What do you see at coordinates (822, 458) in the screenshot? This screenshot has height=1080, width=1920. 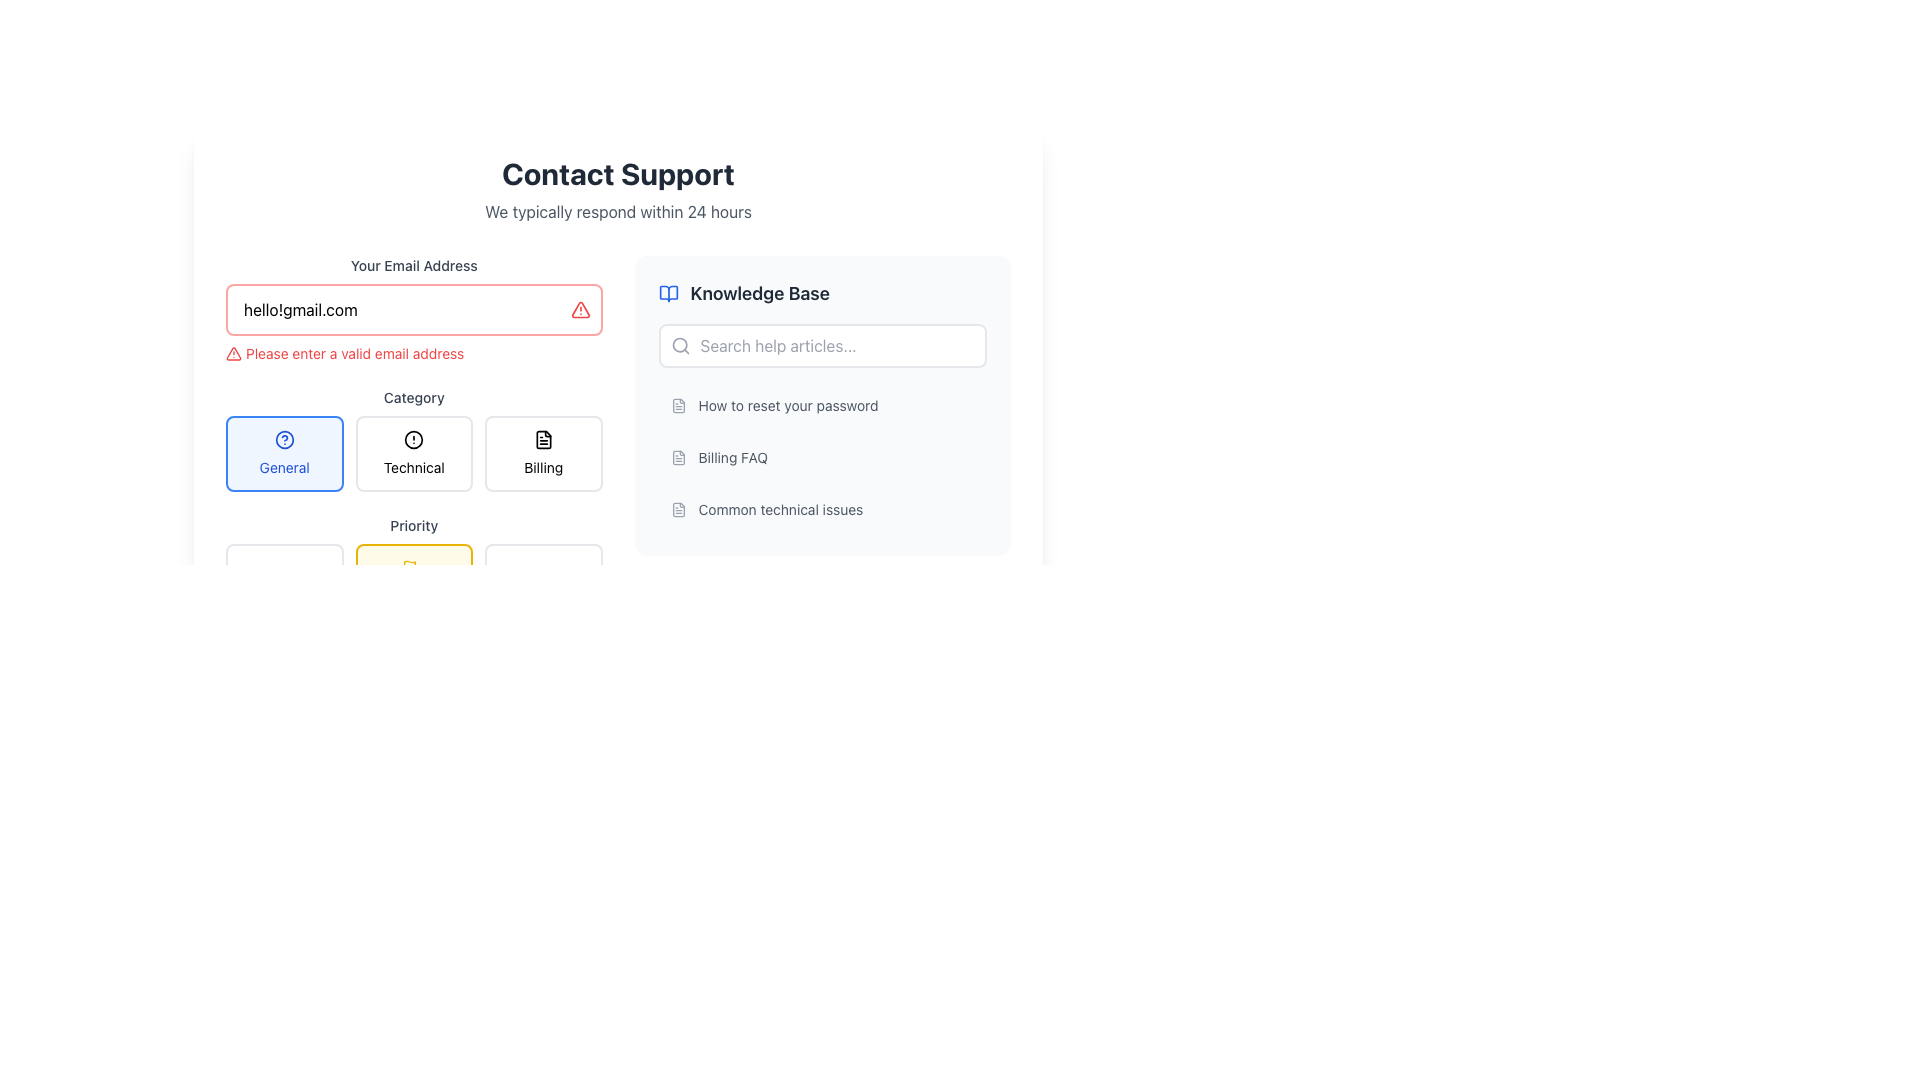 I see `the second item in the vertical list of three options within the 'Knowledge Base' section` at bounding box center [822, 458].